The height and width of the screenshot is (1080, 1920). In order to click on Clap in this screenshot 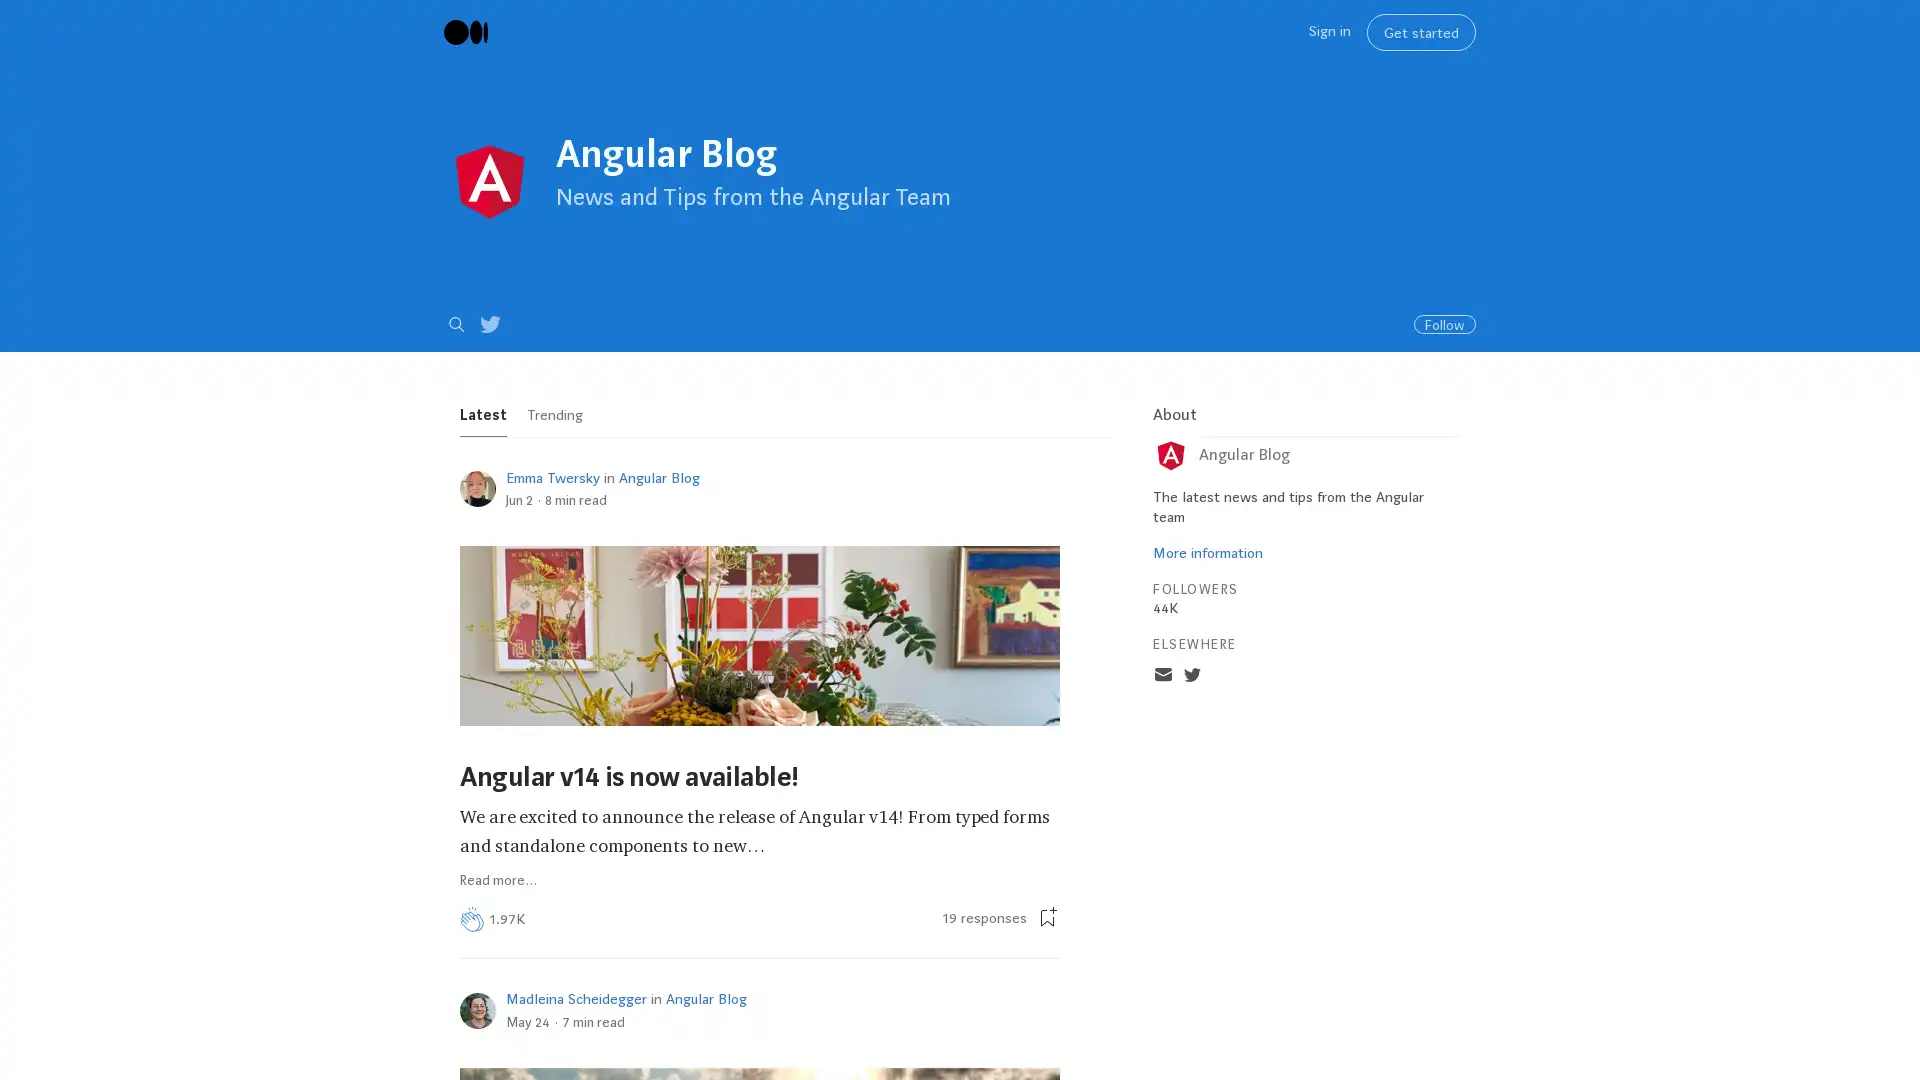, I will do `click(471, 920)`.